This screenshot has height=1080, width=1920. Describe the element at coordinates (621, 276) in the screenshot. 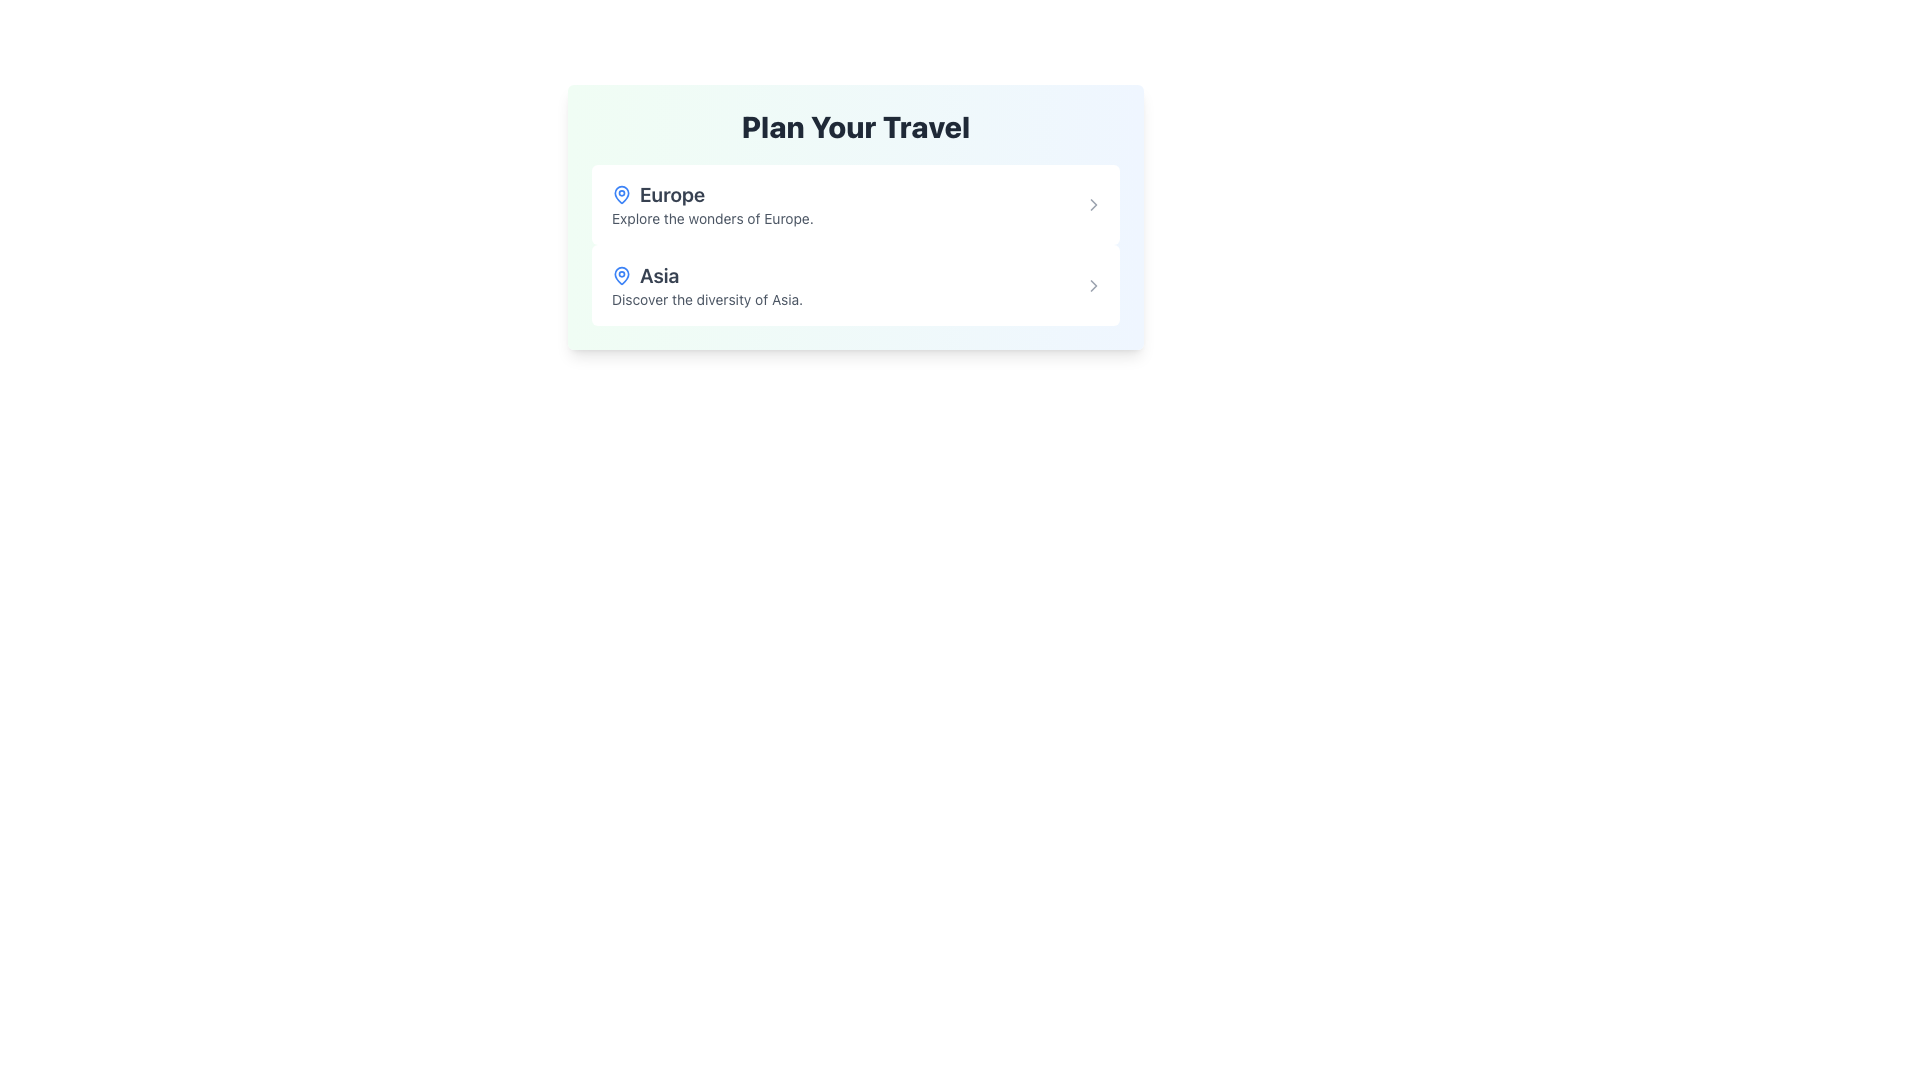

I see `the map pin icon with a blue outline adjacent to the label 'Asia' in the travel destinations section` at that location.